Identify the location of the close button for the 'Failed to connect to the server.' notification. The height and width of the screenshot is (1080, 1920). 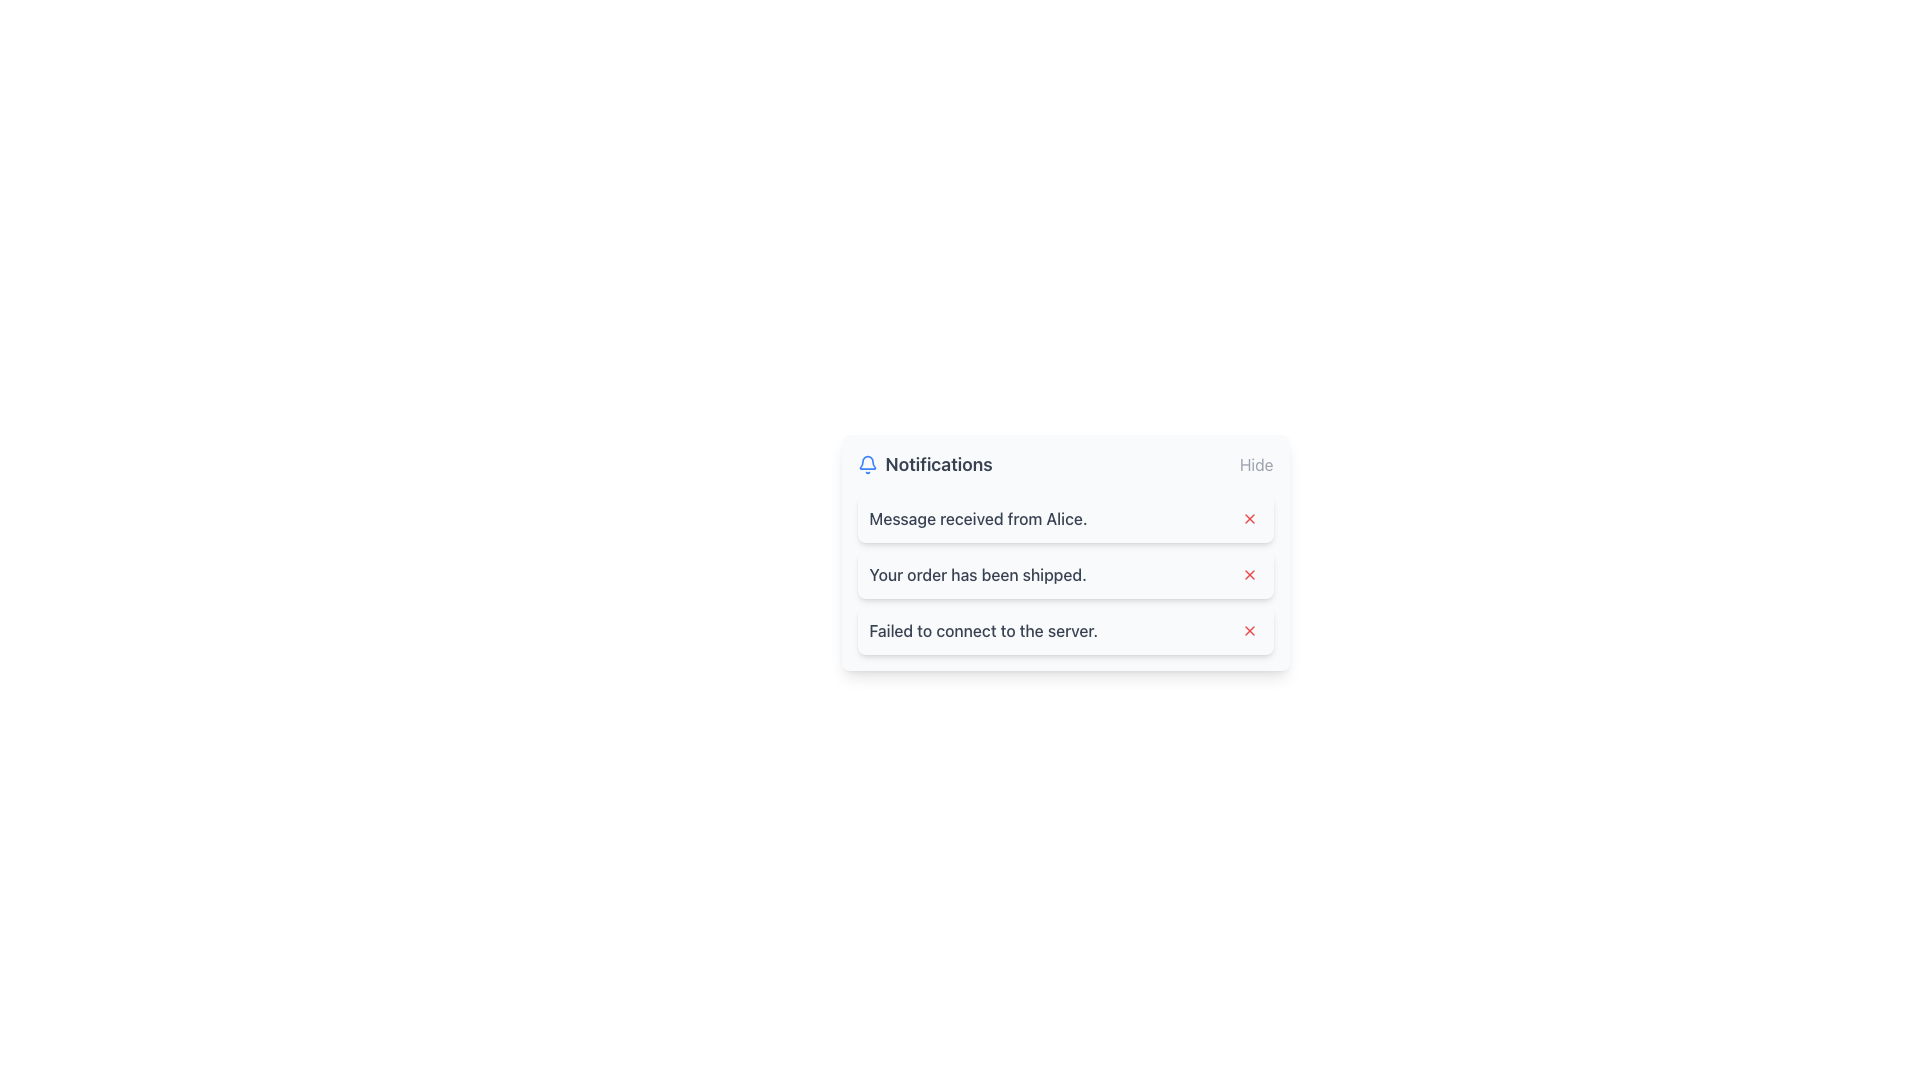
(1248, 631).